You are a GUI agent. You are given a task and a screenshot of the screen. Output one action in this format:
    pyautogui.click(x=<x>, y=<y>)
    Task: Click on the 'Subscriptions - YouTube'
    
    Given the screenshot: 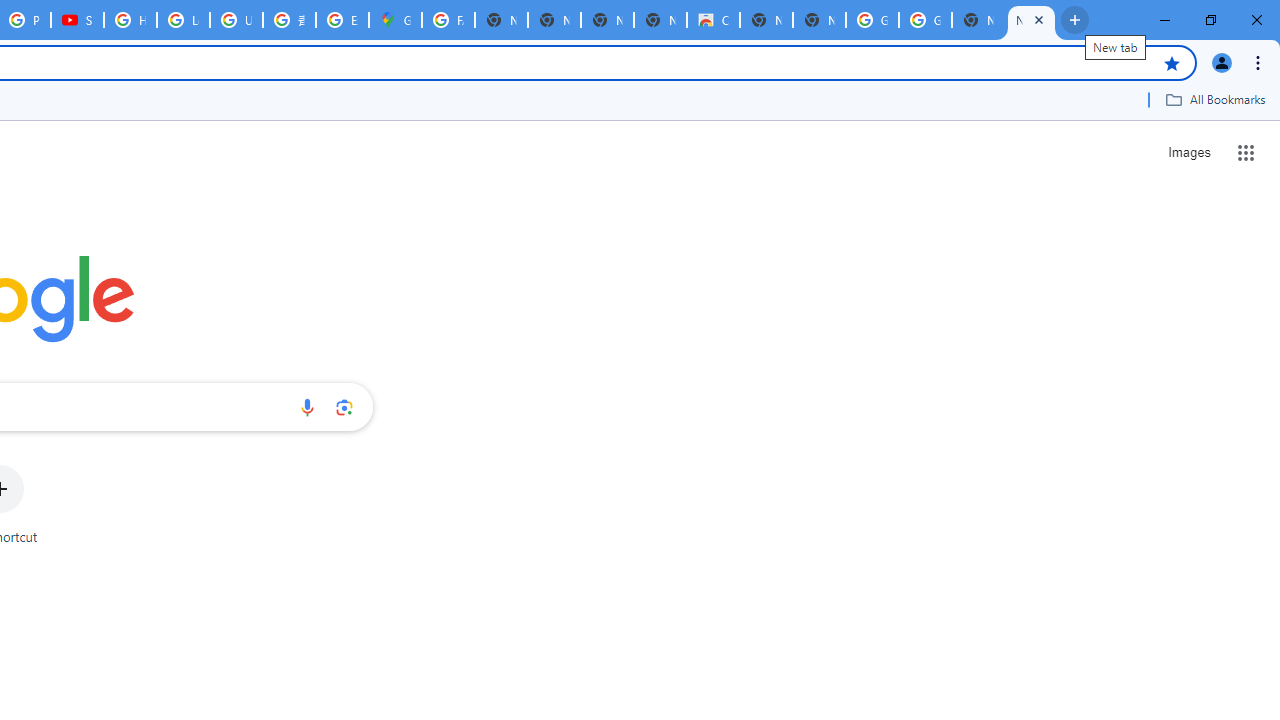 What is the action you would take?
    pyautogui.click(x=77, y=20)
    